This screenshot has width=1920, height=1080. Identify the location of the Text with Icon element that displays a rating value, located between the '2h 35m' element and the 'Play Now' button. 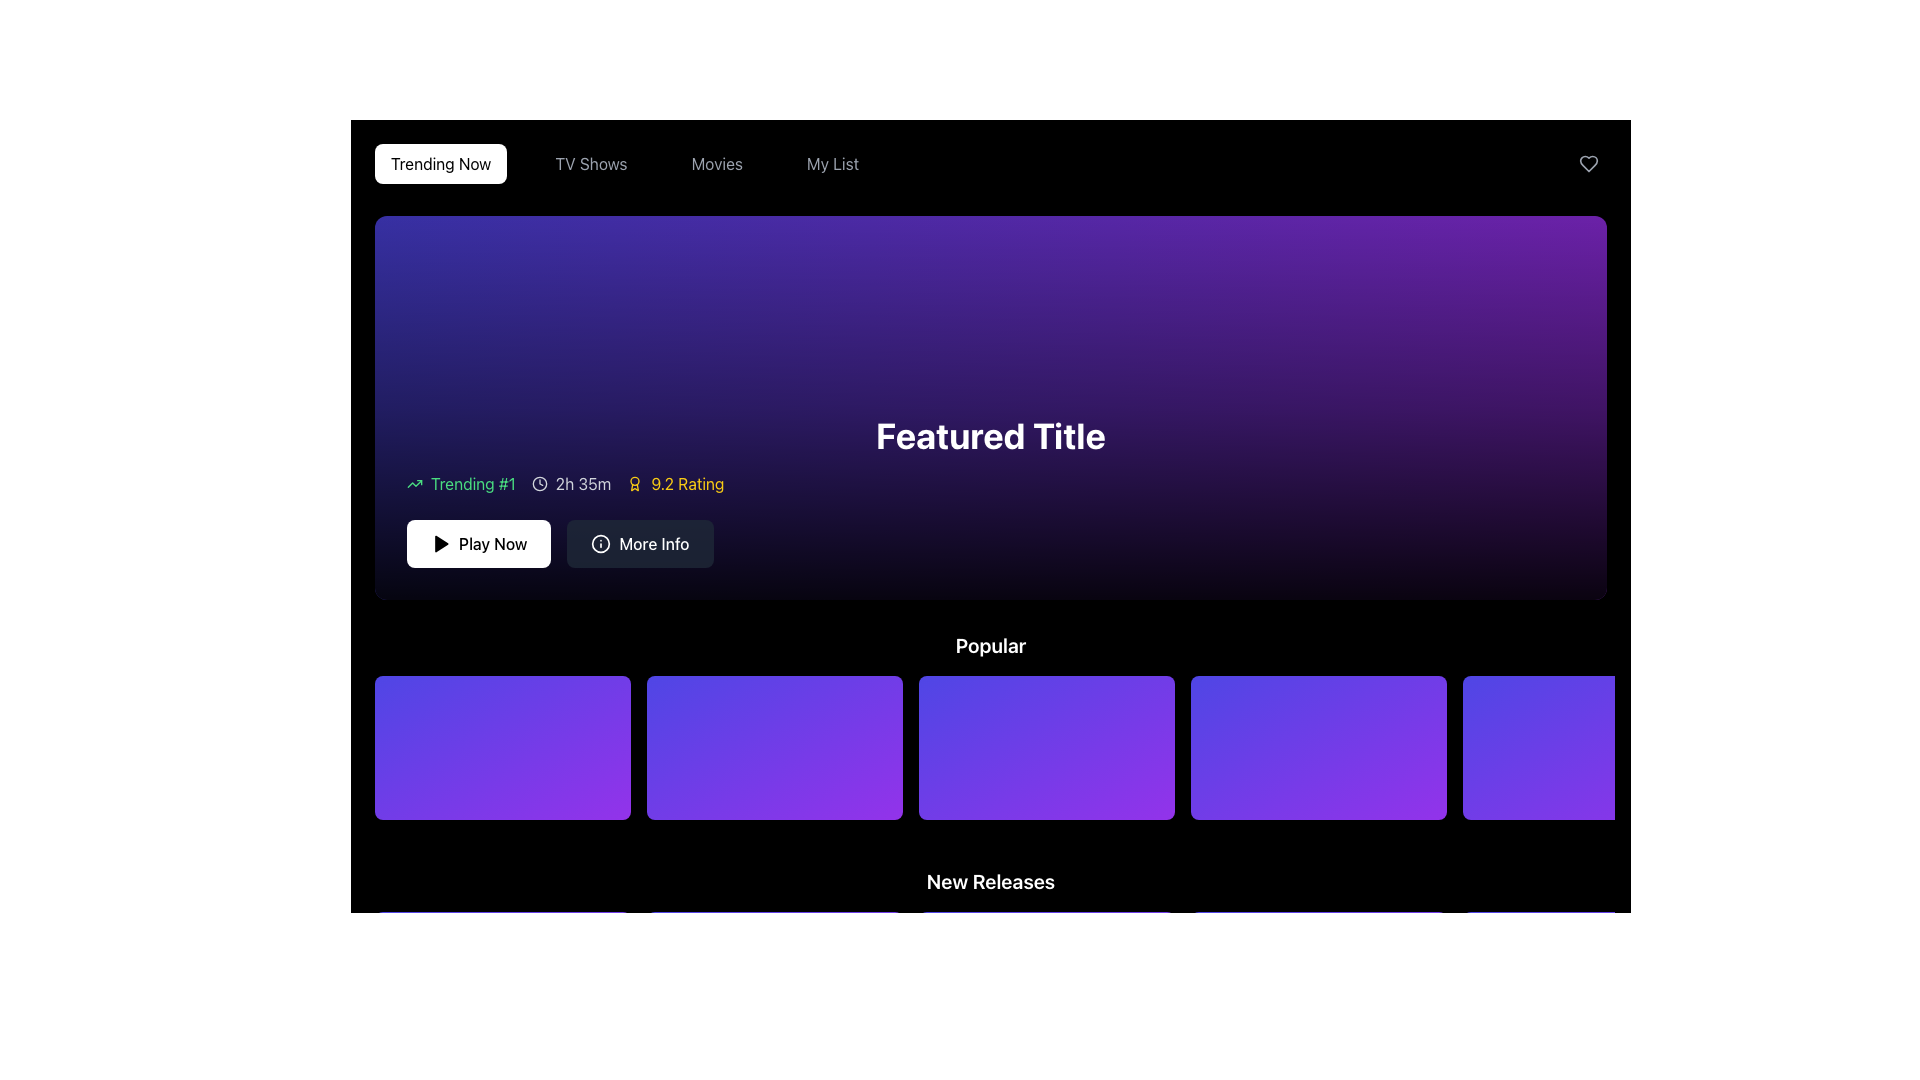
(675, 483).